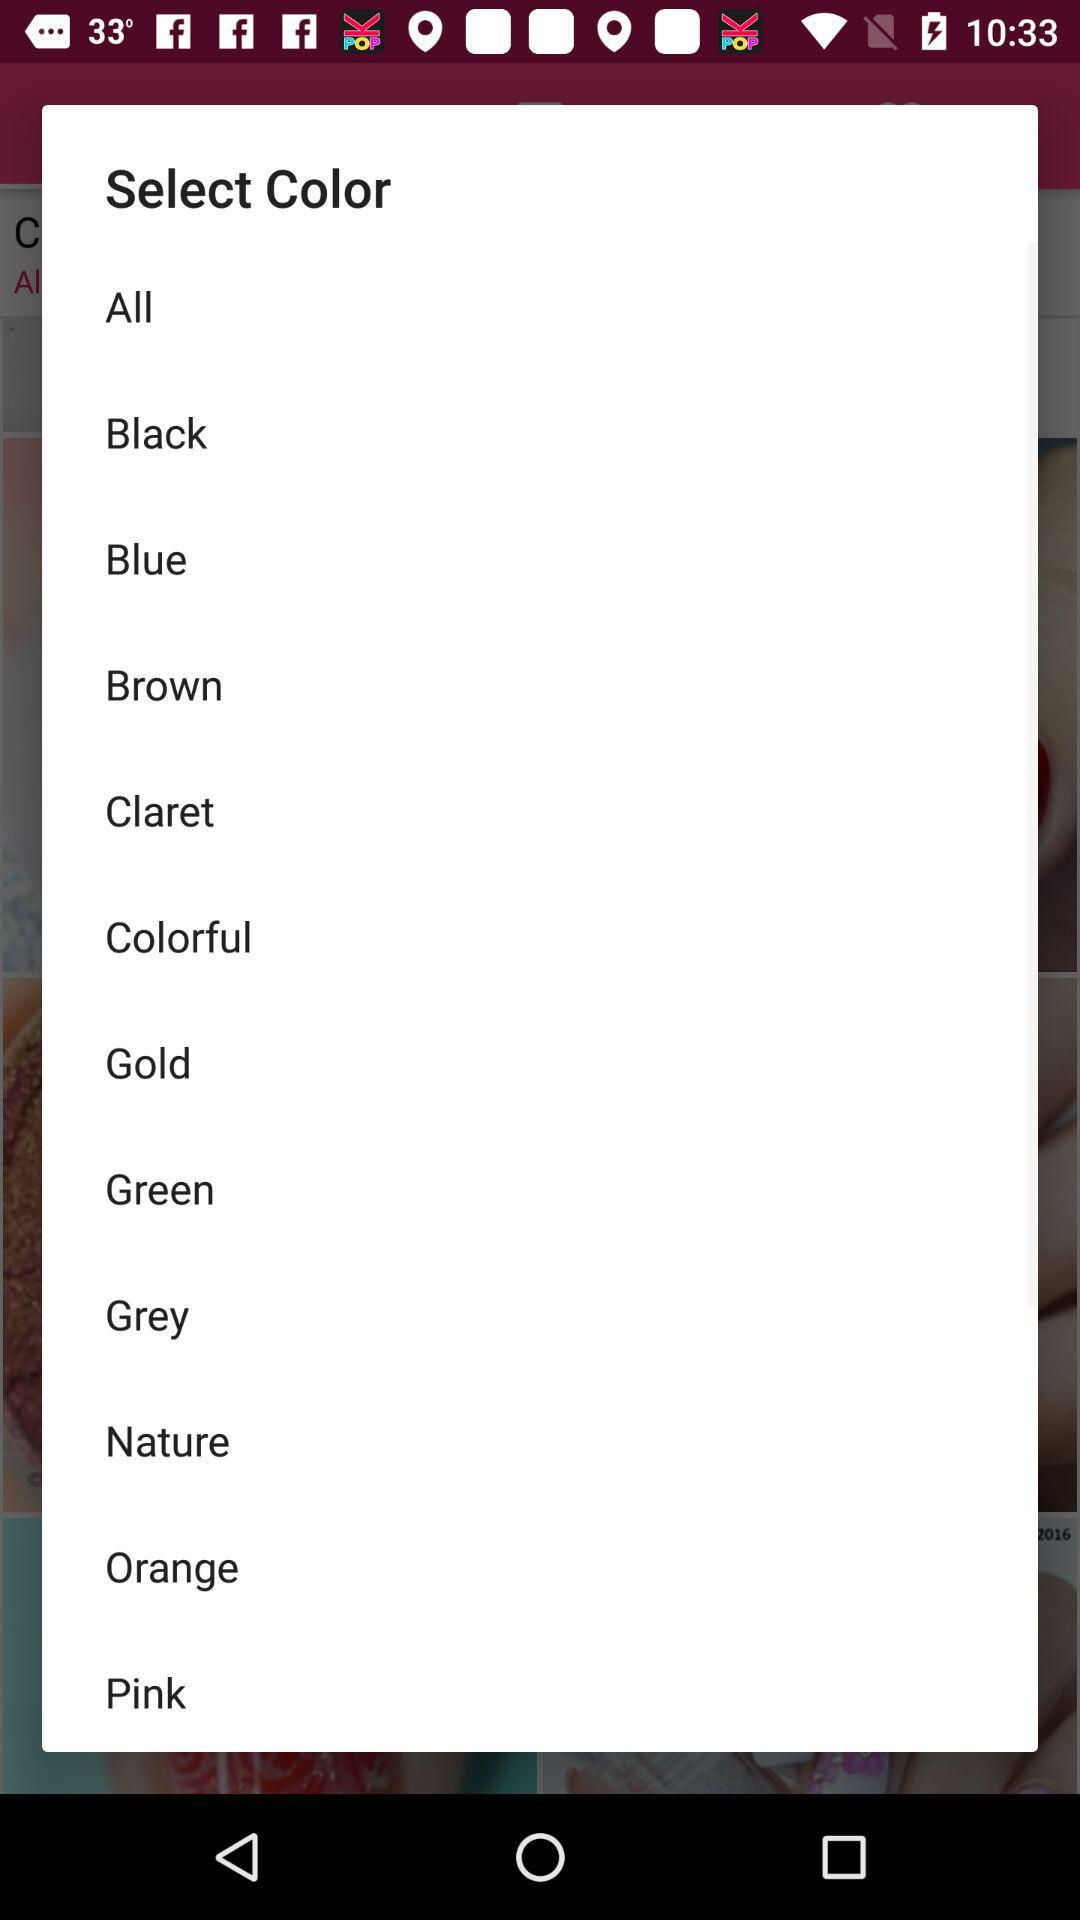 Image resolution: width=1080 pixels, height=1920 pixels. What do you see at coordinates (540, 1188) in the screenshot?
I see `icon below gold icon` at bounding box center [540, 1188].